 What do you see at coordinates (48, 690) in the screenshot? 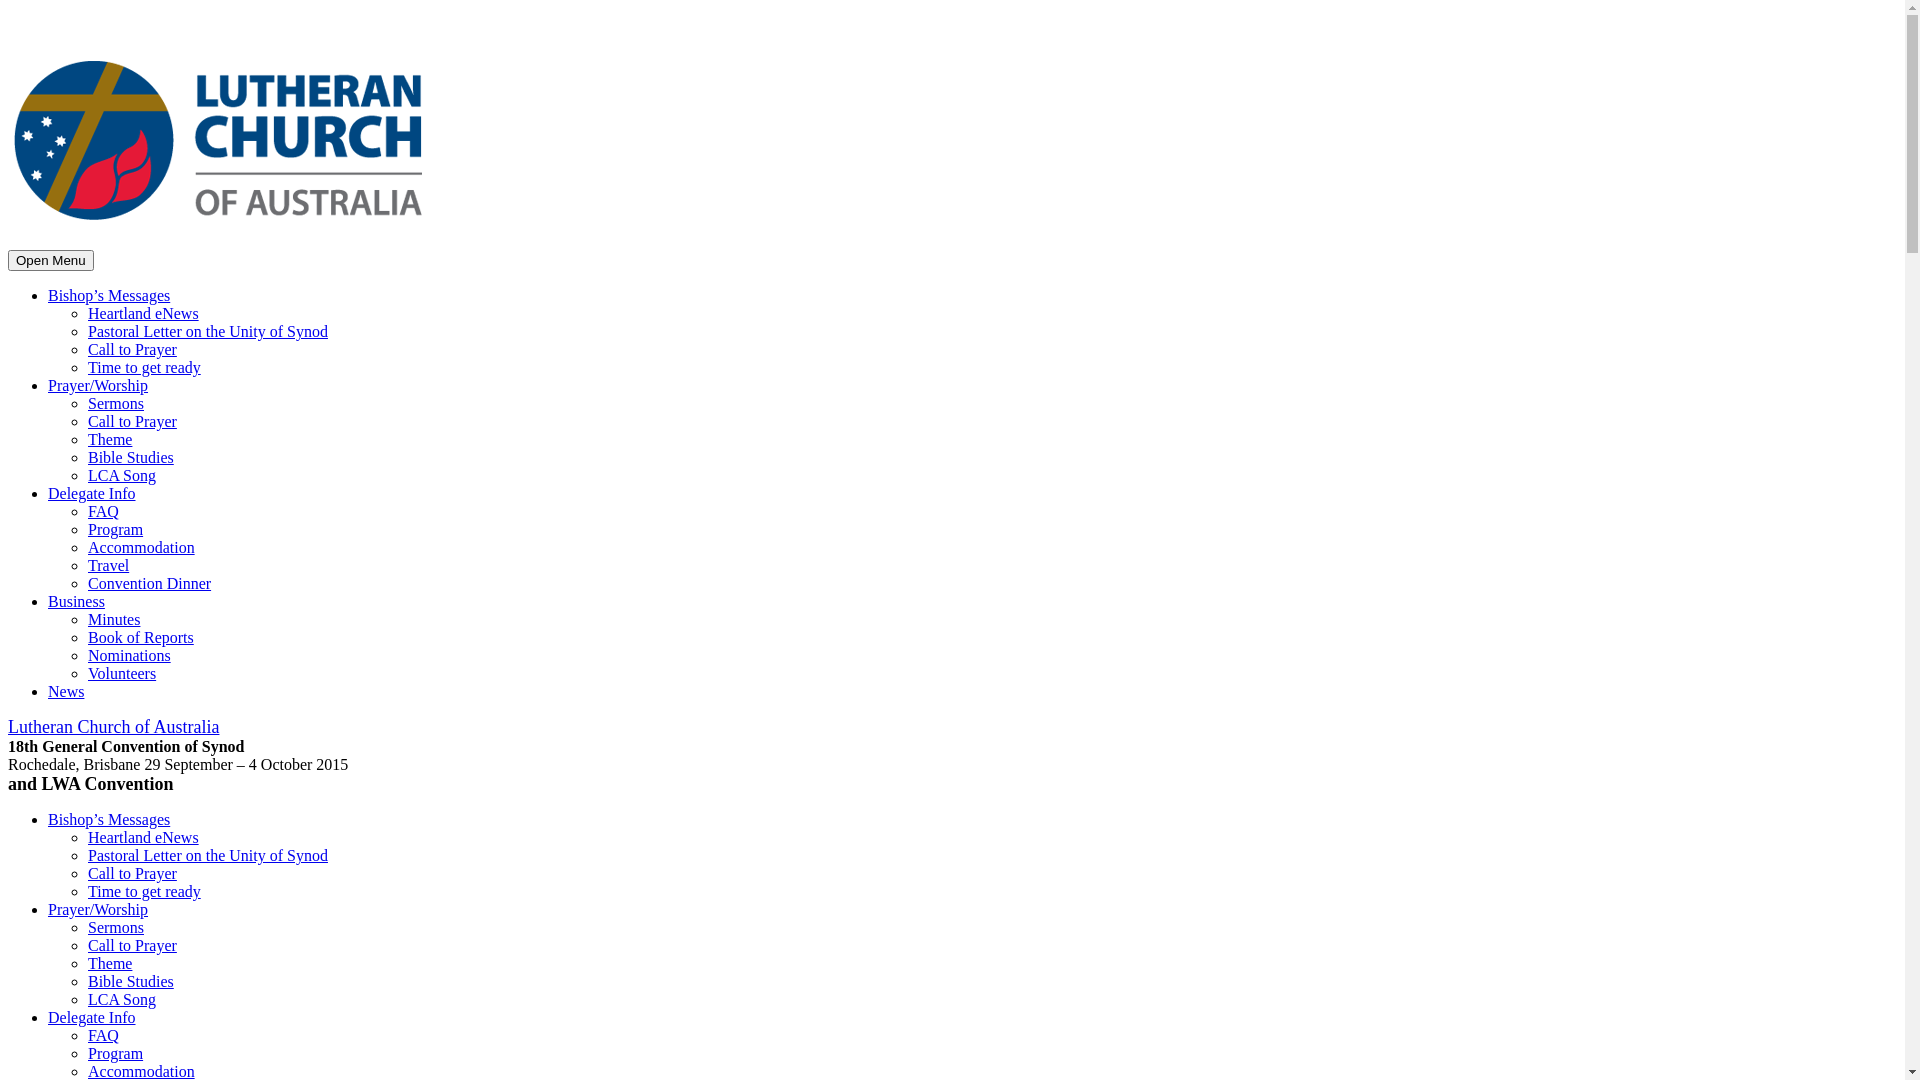
I see `'News'` at bounding box center [48, 690].